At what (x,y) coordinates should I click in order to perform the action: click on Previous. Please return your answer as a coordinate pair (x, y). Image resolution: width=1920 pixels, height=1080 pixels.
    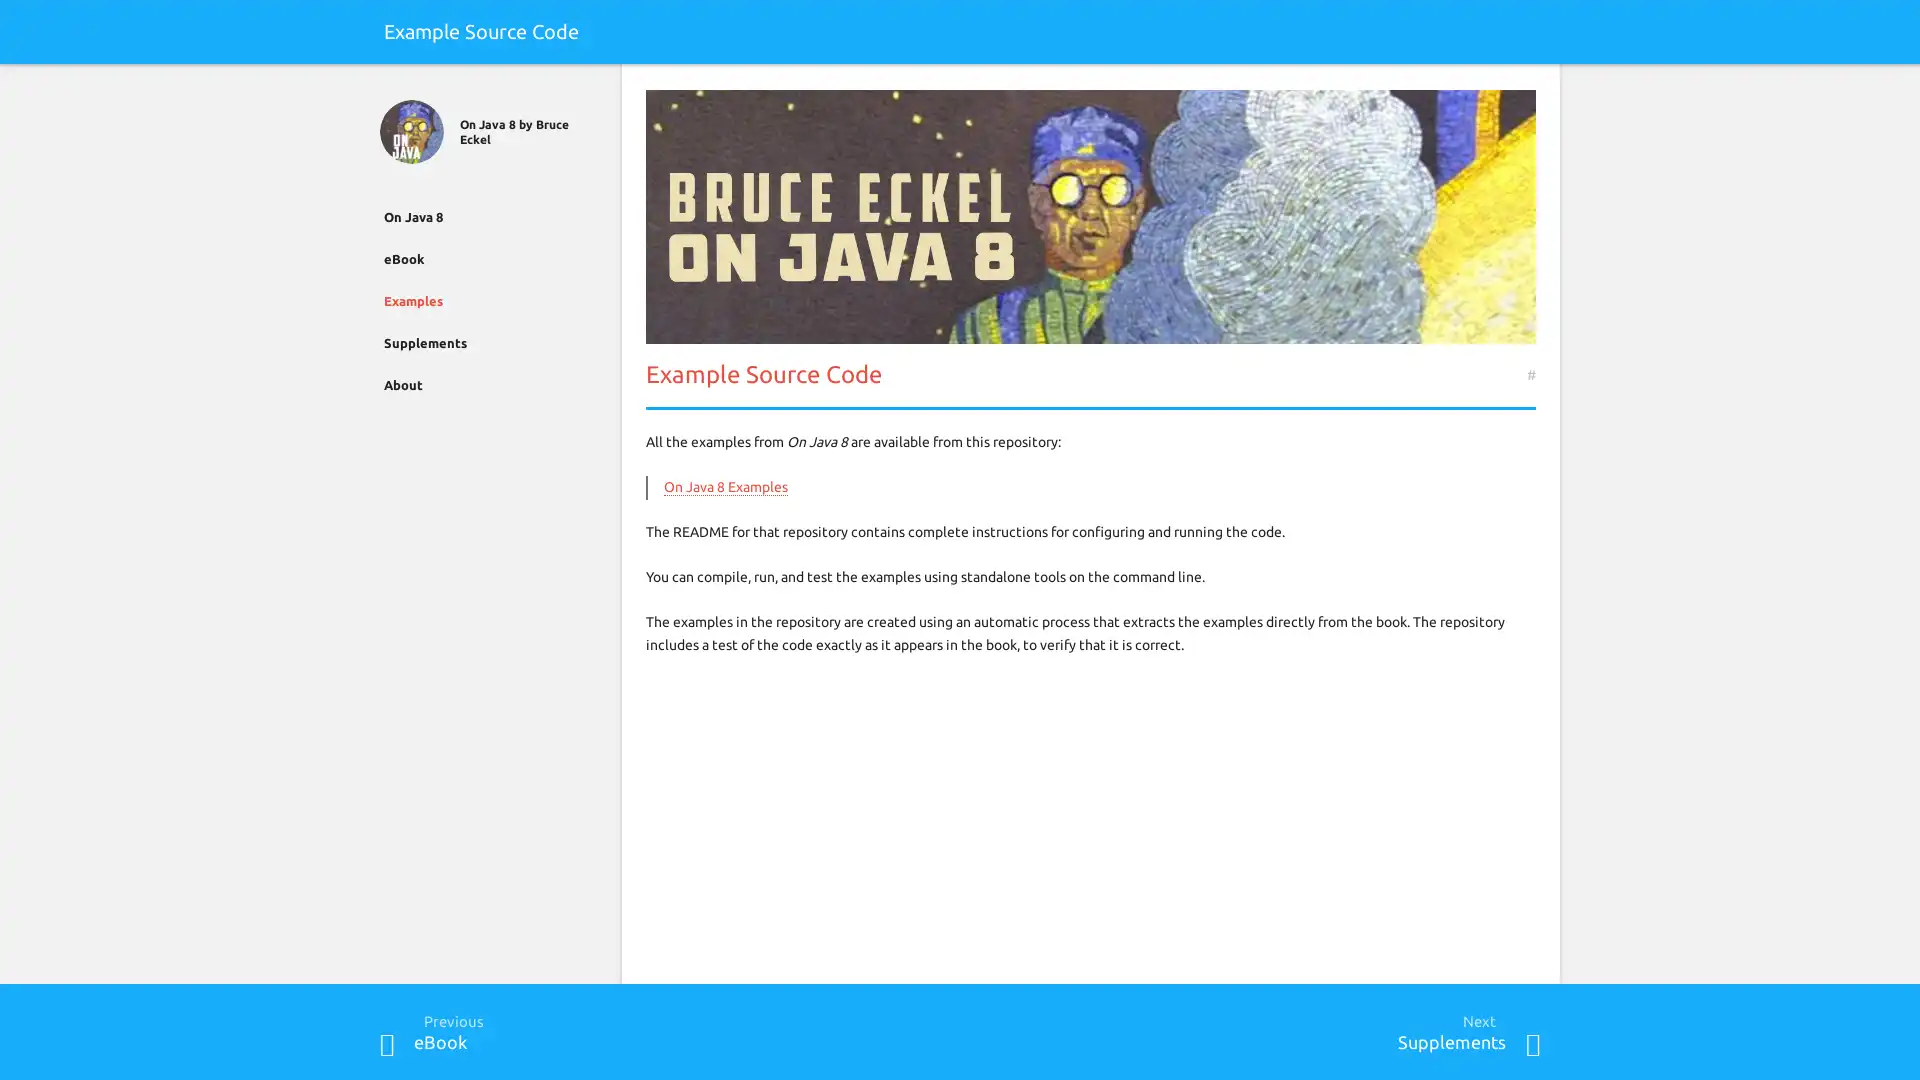
    Looking at the image, I should click on (387, 1043).